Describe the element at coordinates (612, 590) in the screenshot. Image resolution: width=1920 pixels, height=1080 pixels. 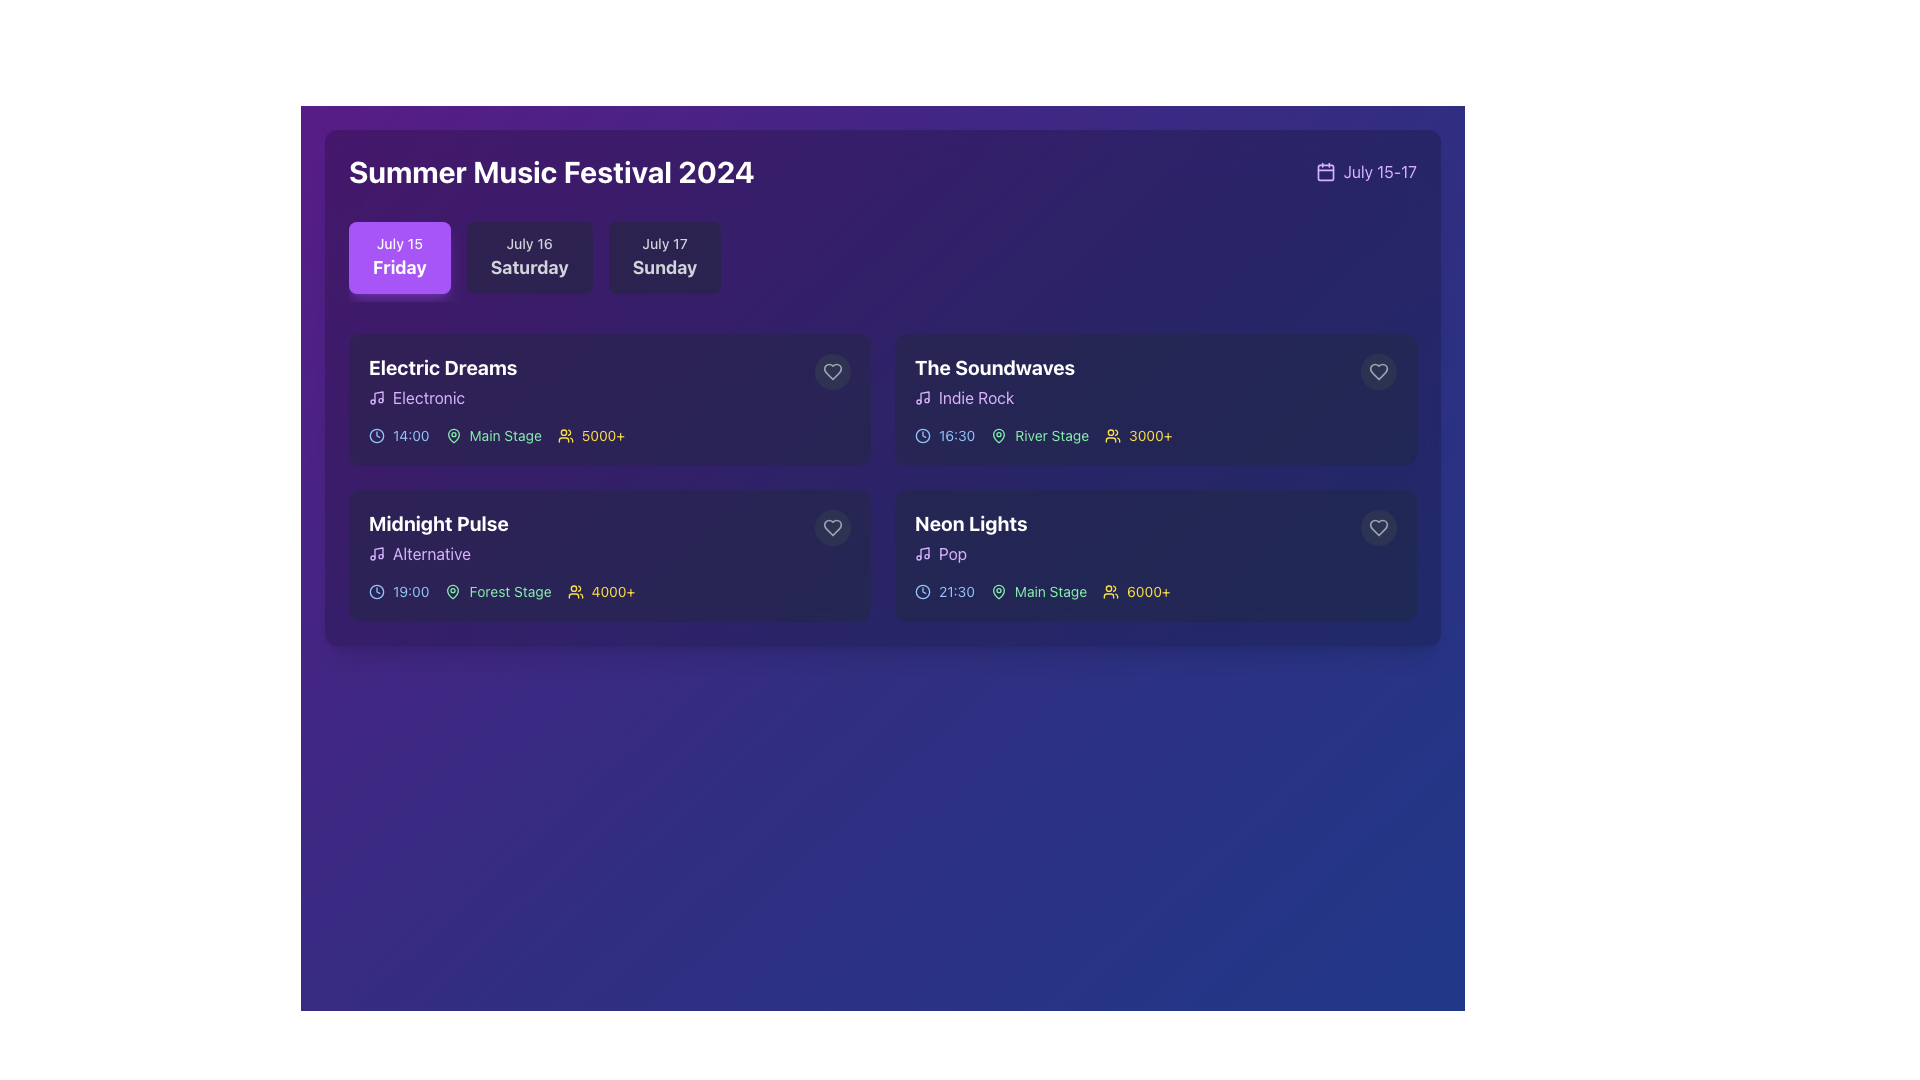
I see `the text label '4000+' displayed in a bold font with a yellowish color on a dark blue background, located in the second event card titled 'Midnight Pulse.'` at that location.